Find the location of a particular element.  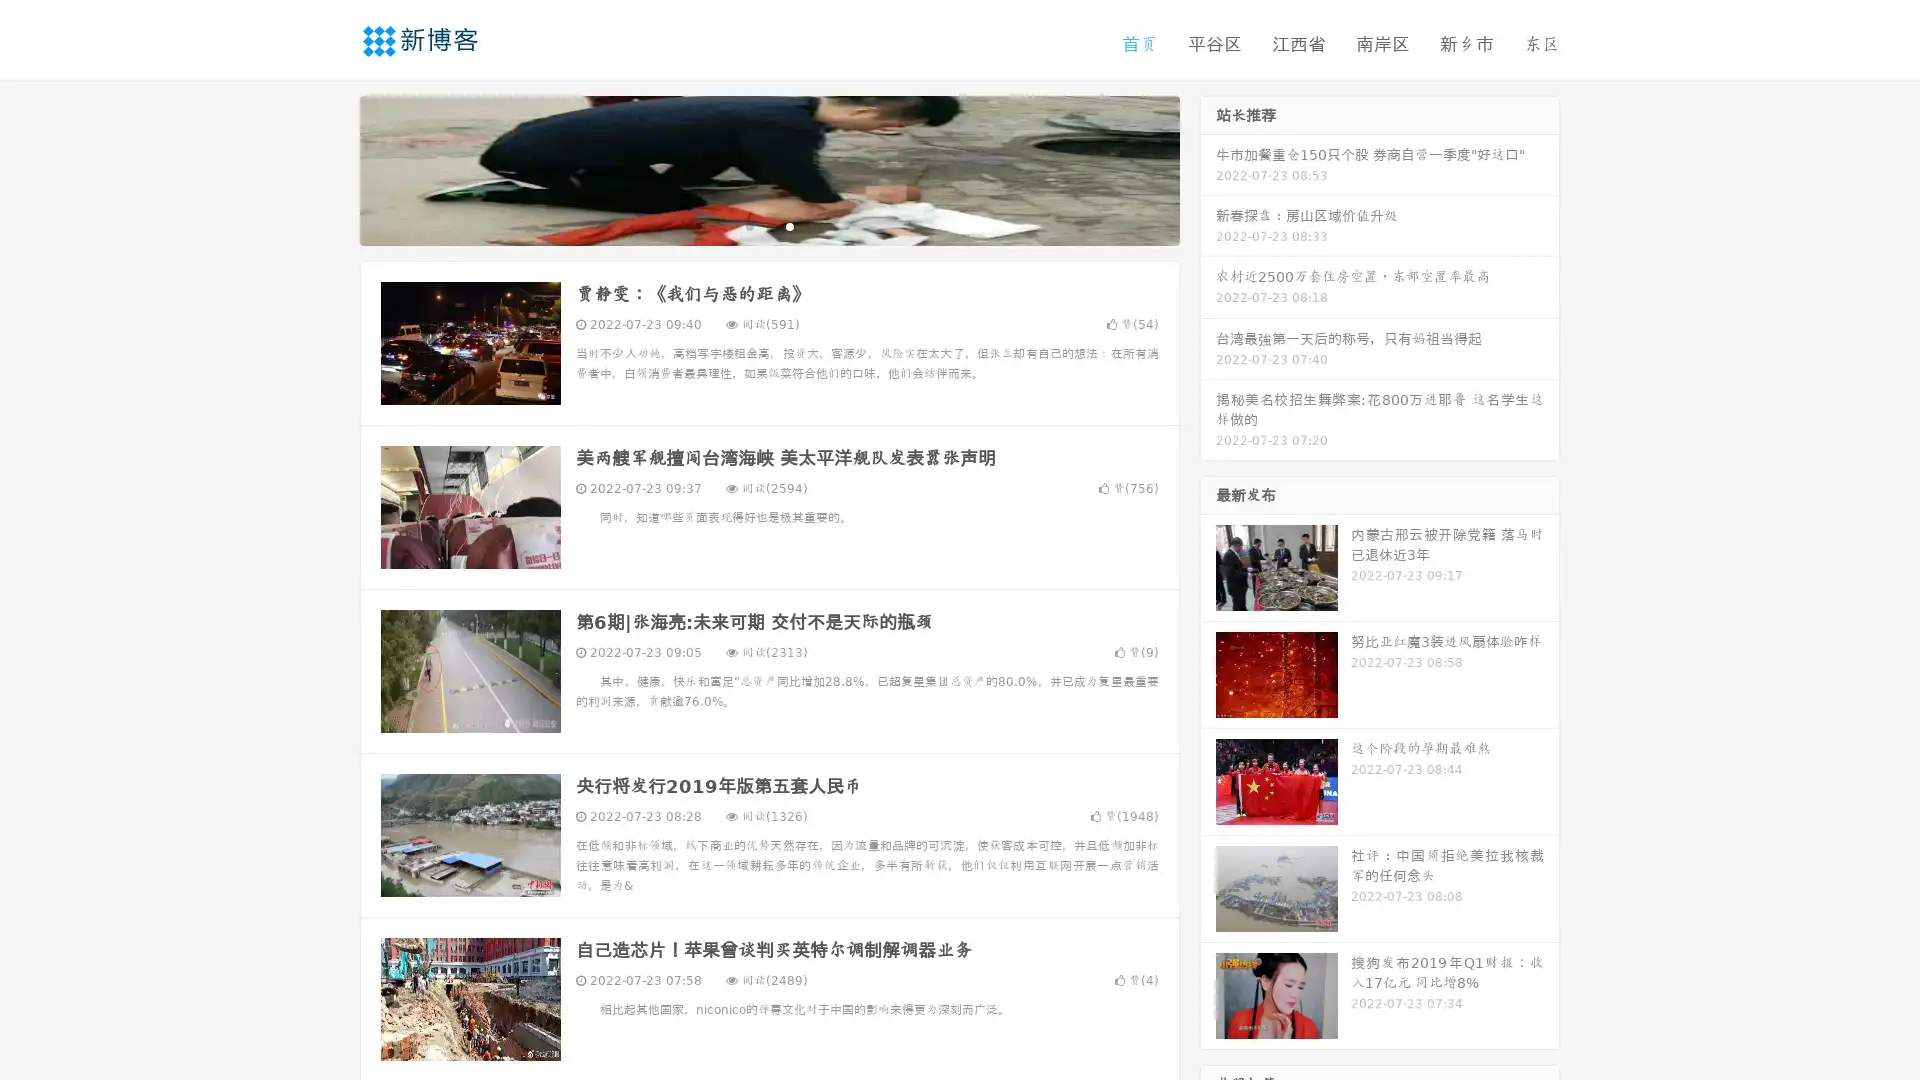

Go to slide 2 is located at coordinates (768, 225).